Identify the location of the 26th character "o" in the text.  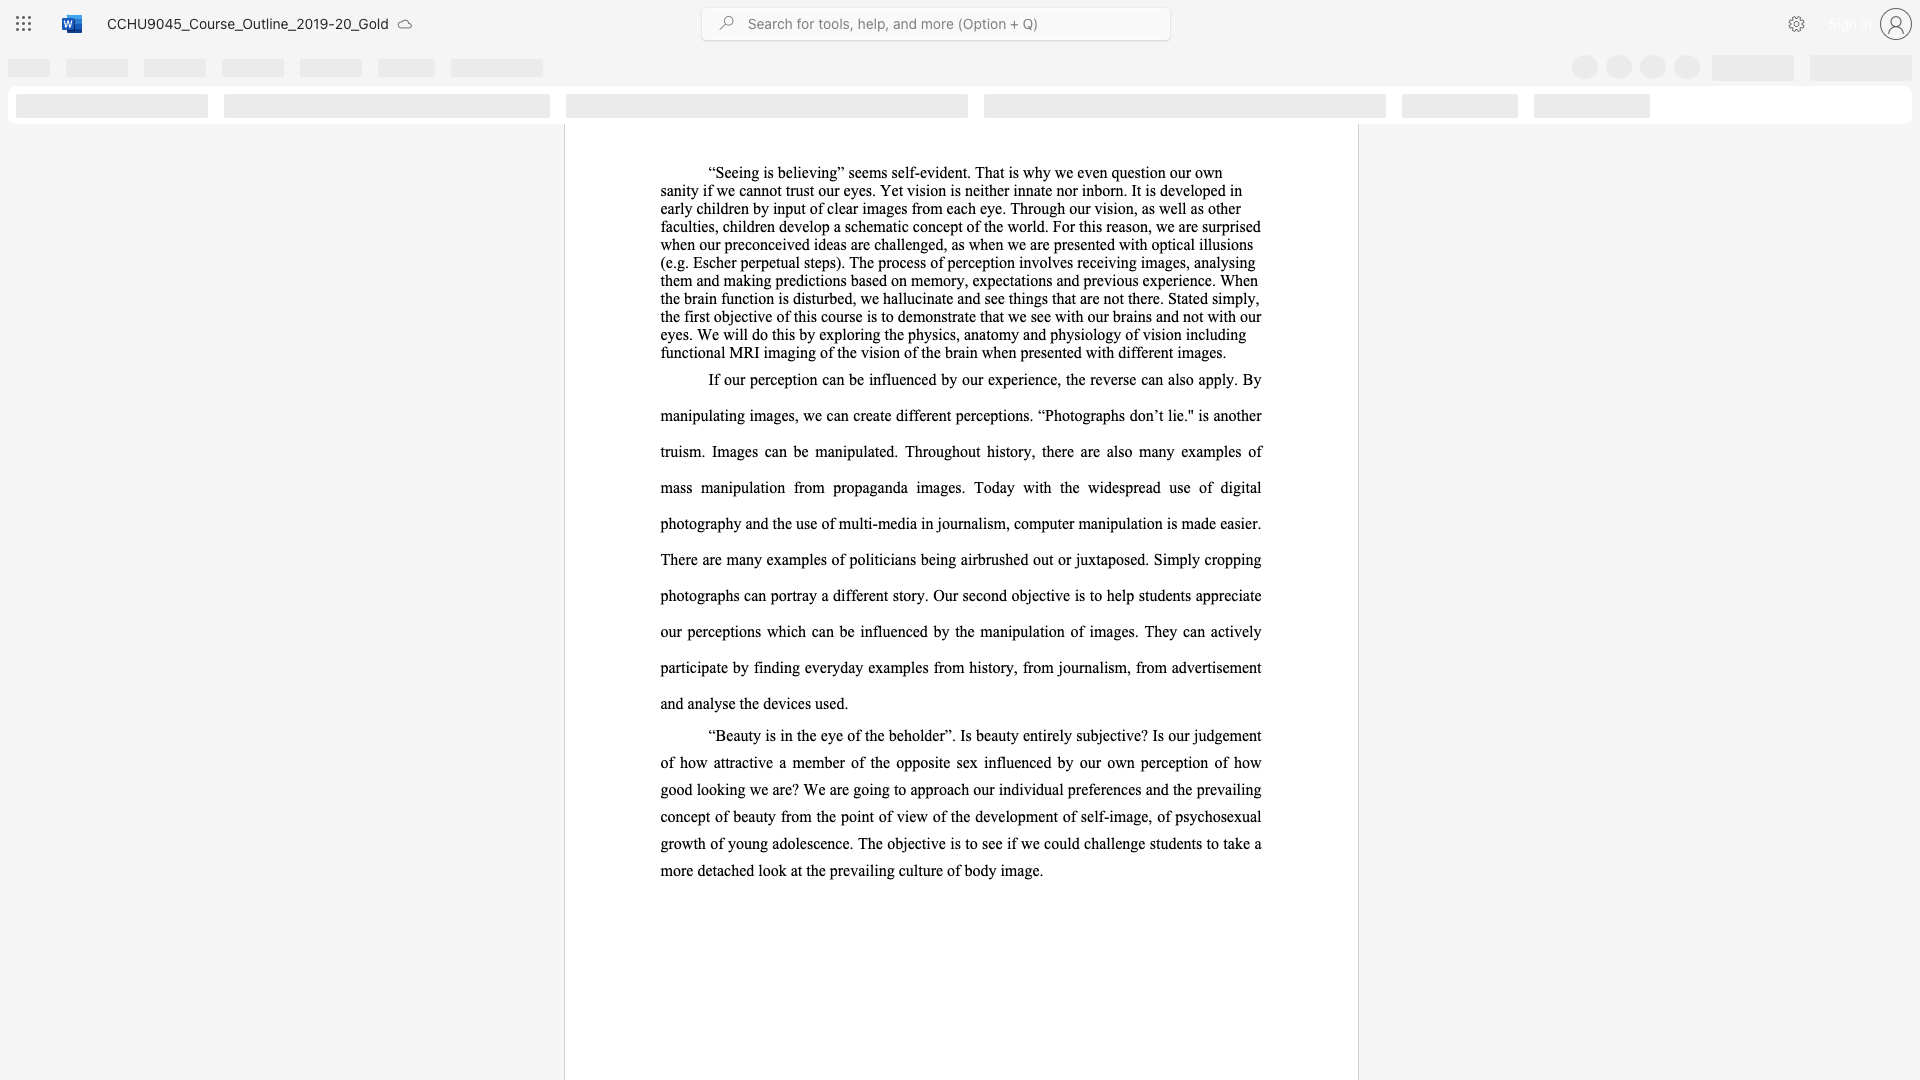
(887, 351).